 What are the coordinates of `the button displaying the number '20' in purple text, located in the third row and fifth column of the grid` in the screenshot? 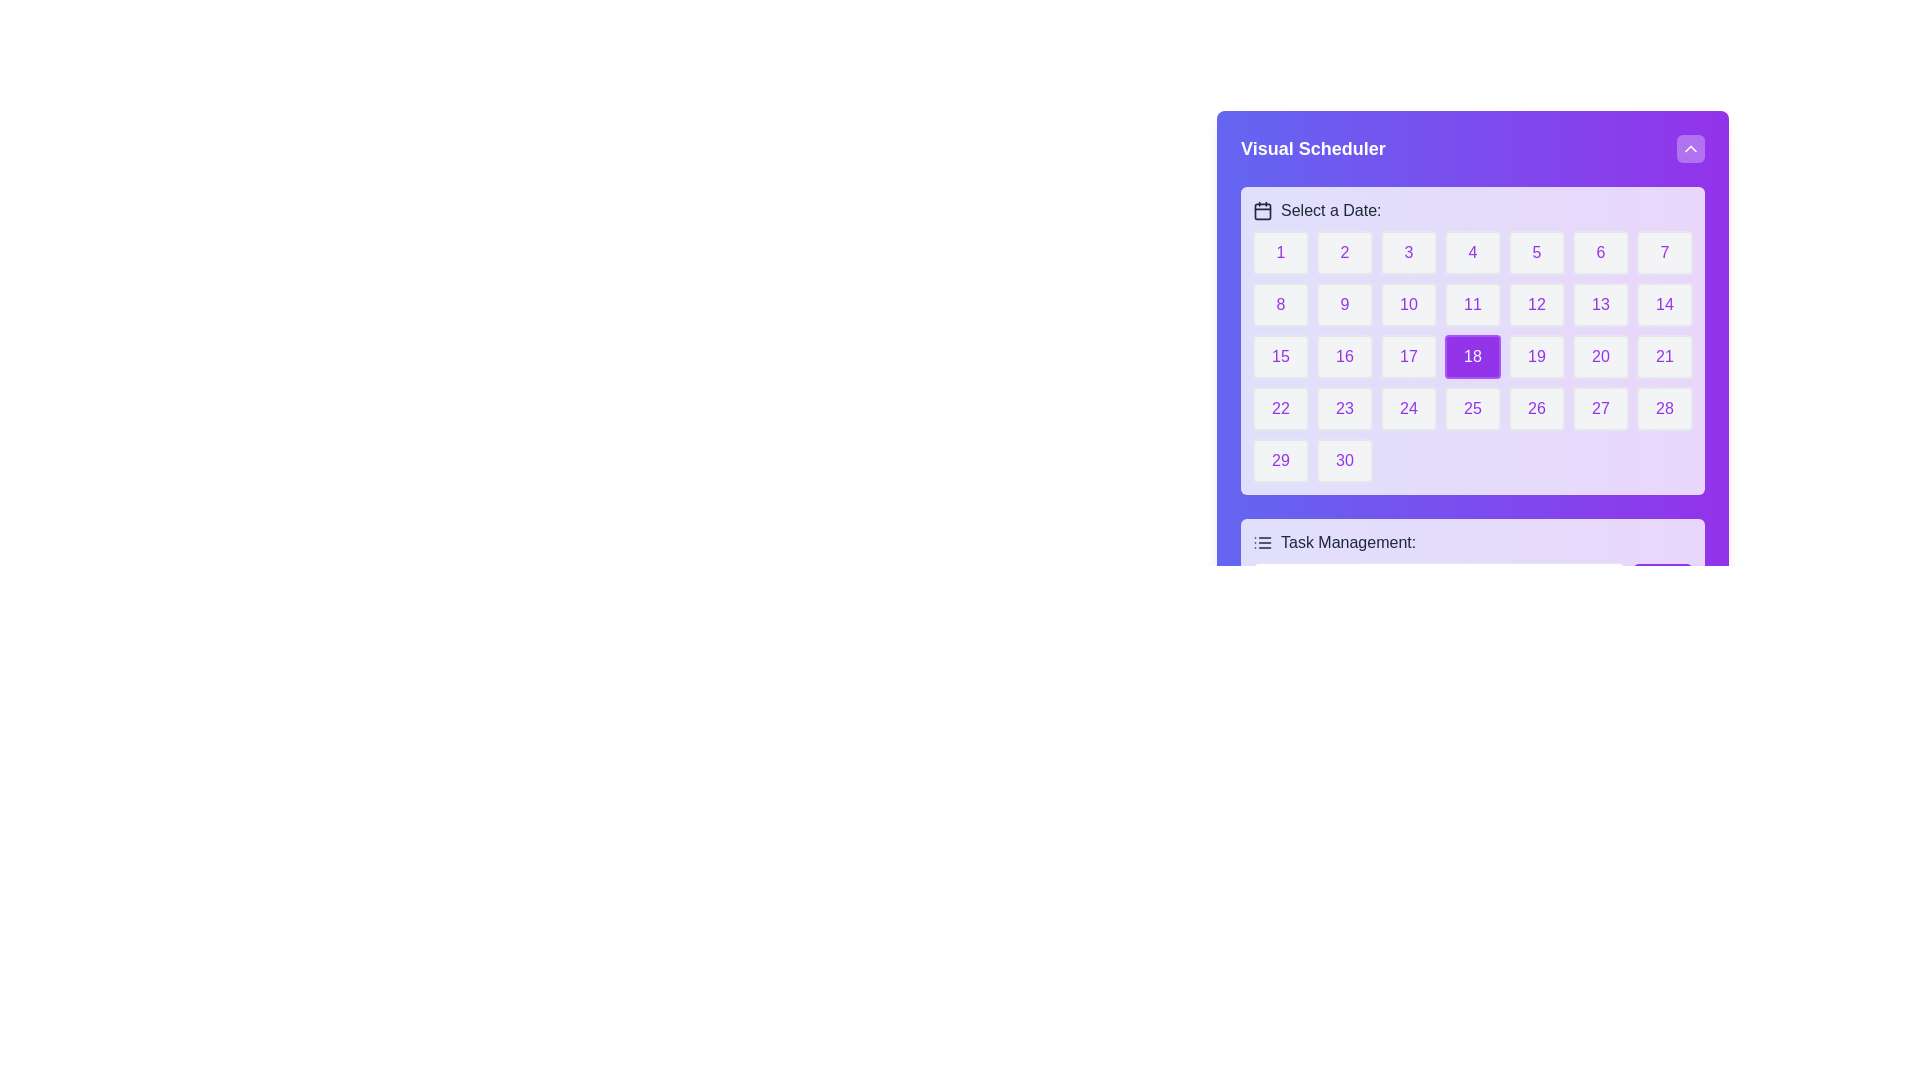 It's located at (1601, 356).